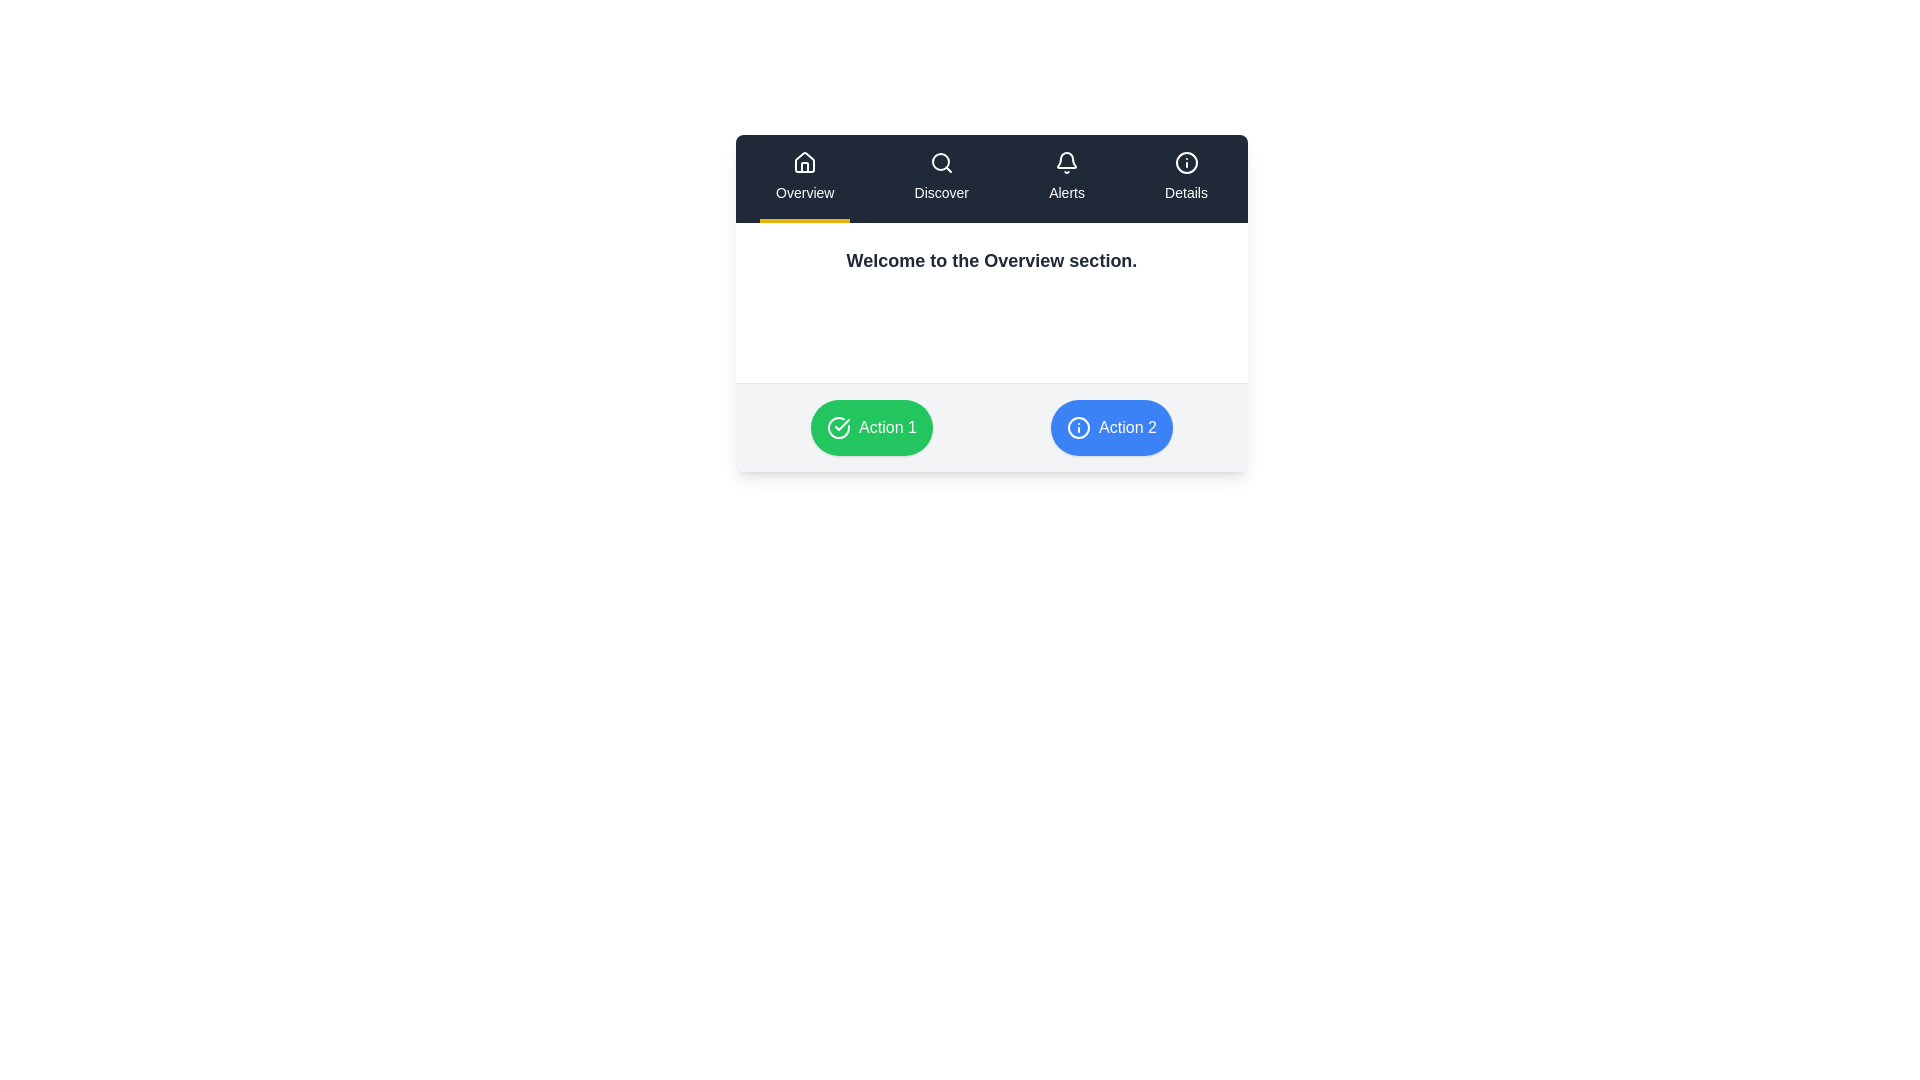 This screenshot has width=1920, height=1080. What do you see at coordinates (1078, 427) in the screenshot?
I see `the circular info icon with a blue background, which contains the letter 'i', located to the right of the 'Action 1' button at the bottom of the panel` at bounding box center [1078, 427].